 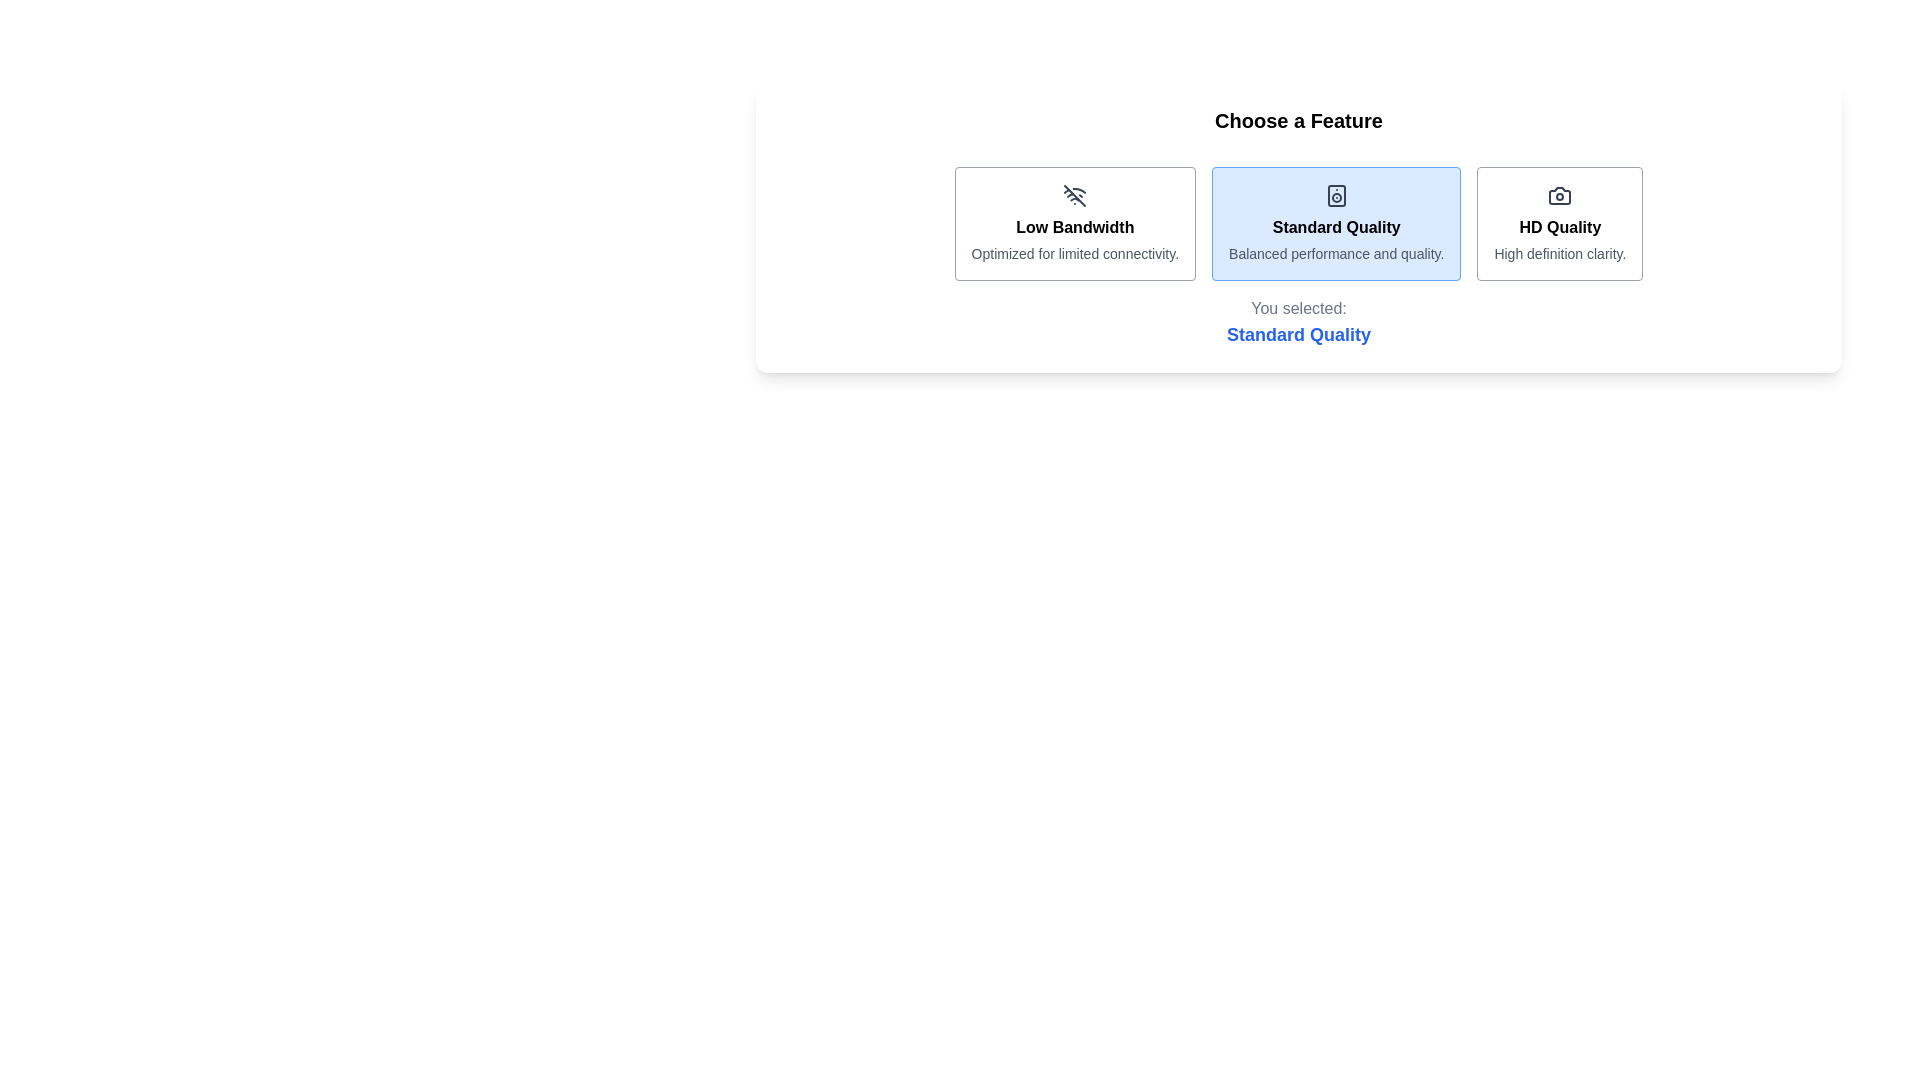 What do you see at coordinates (1299, 120) in the screenshot?
I see `the Text label that serves as a heading, indicating the purpose of the section for selecting features` at bounding box center [1299, 120].